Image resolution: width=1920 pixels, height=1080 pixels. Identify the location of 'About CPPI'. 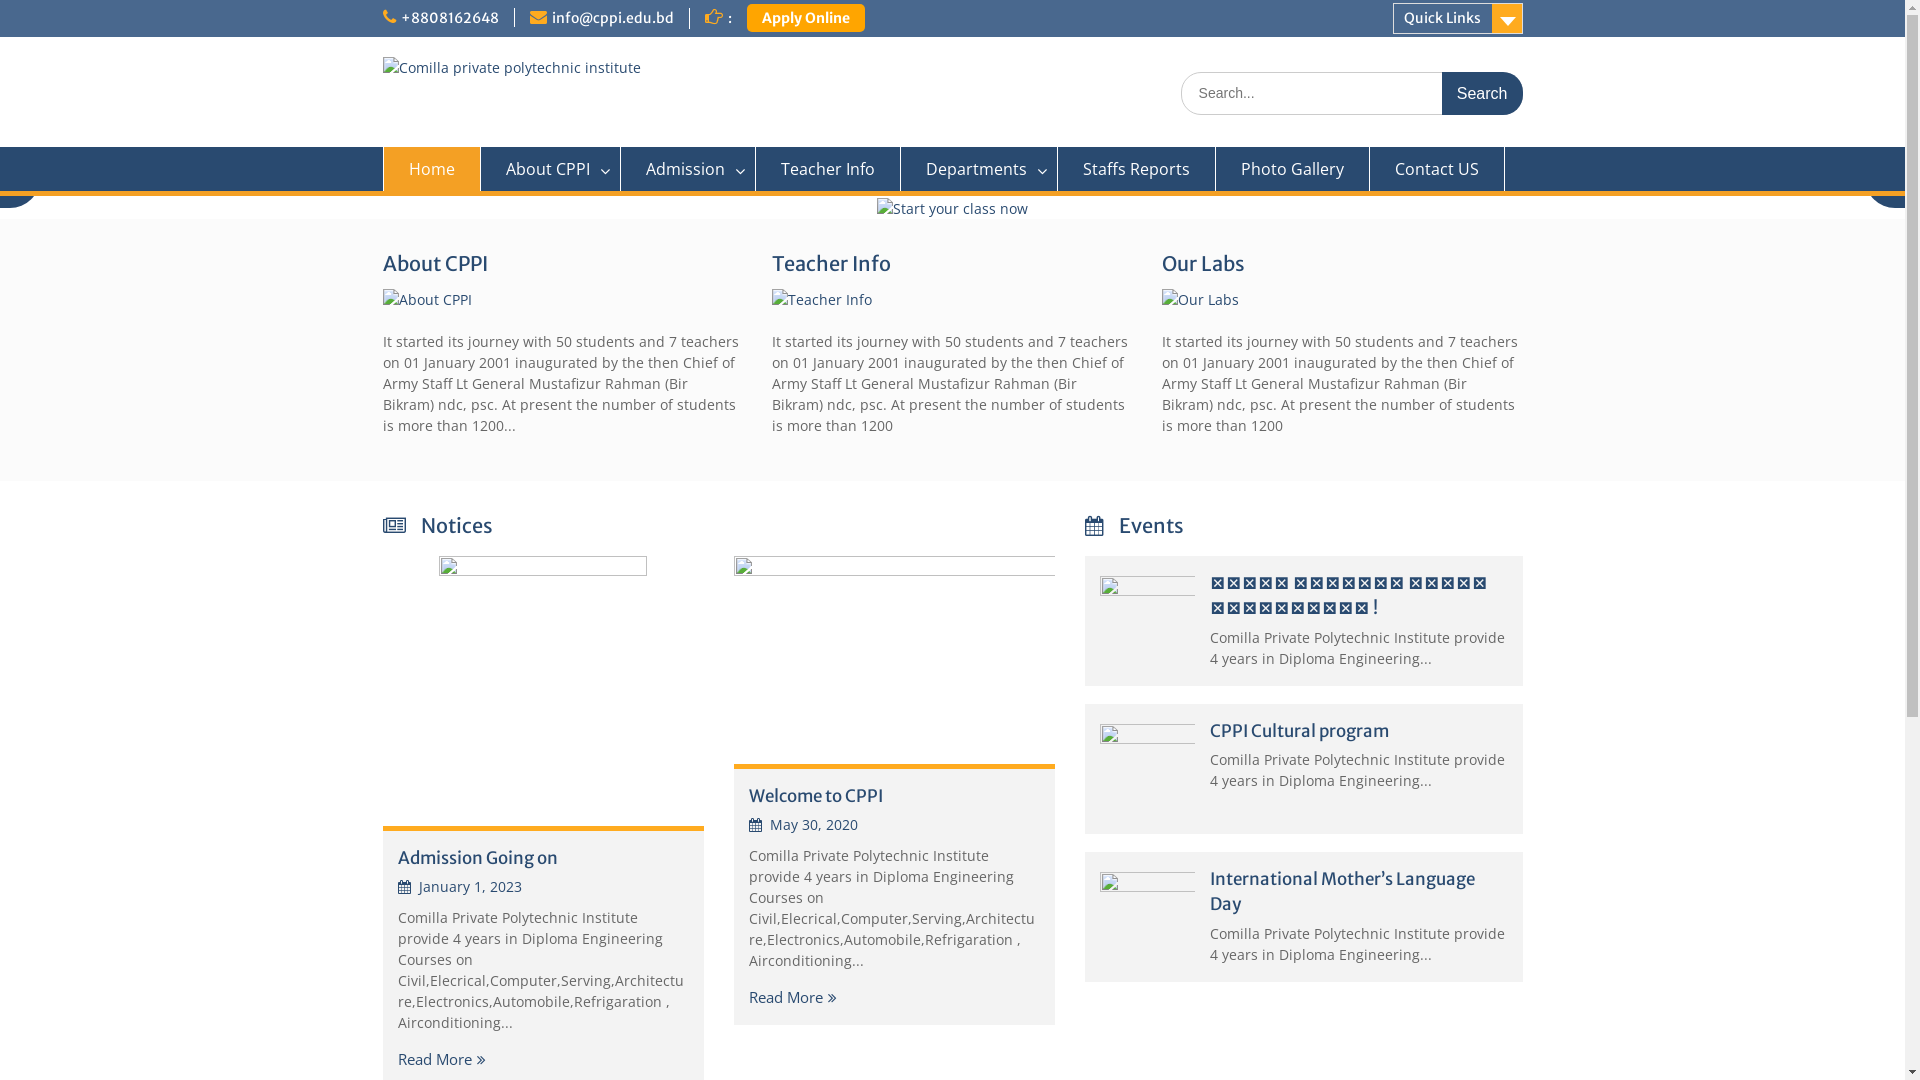
(550, 168).